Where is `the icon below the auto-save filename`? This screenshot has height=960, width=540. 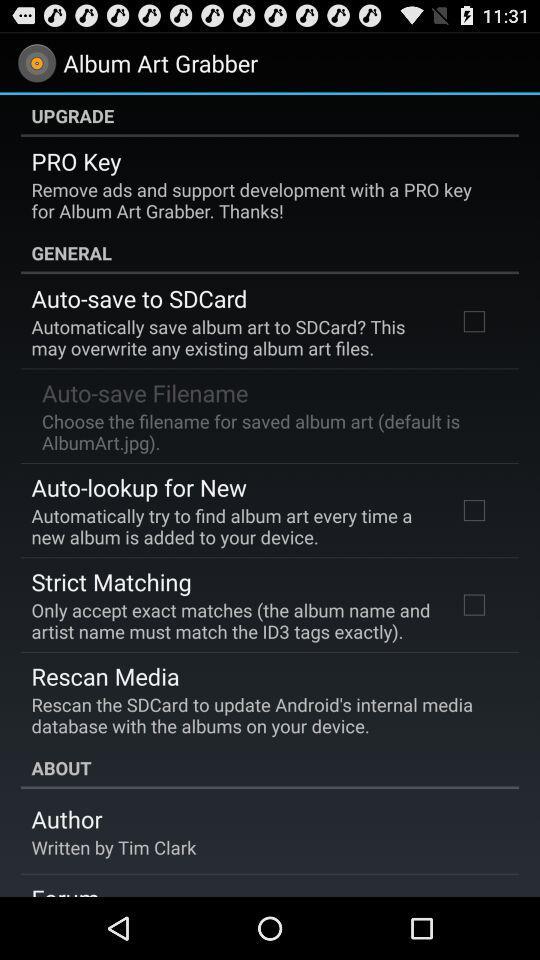 the icon below the auto-save filename is located at coordinates (268, 431).